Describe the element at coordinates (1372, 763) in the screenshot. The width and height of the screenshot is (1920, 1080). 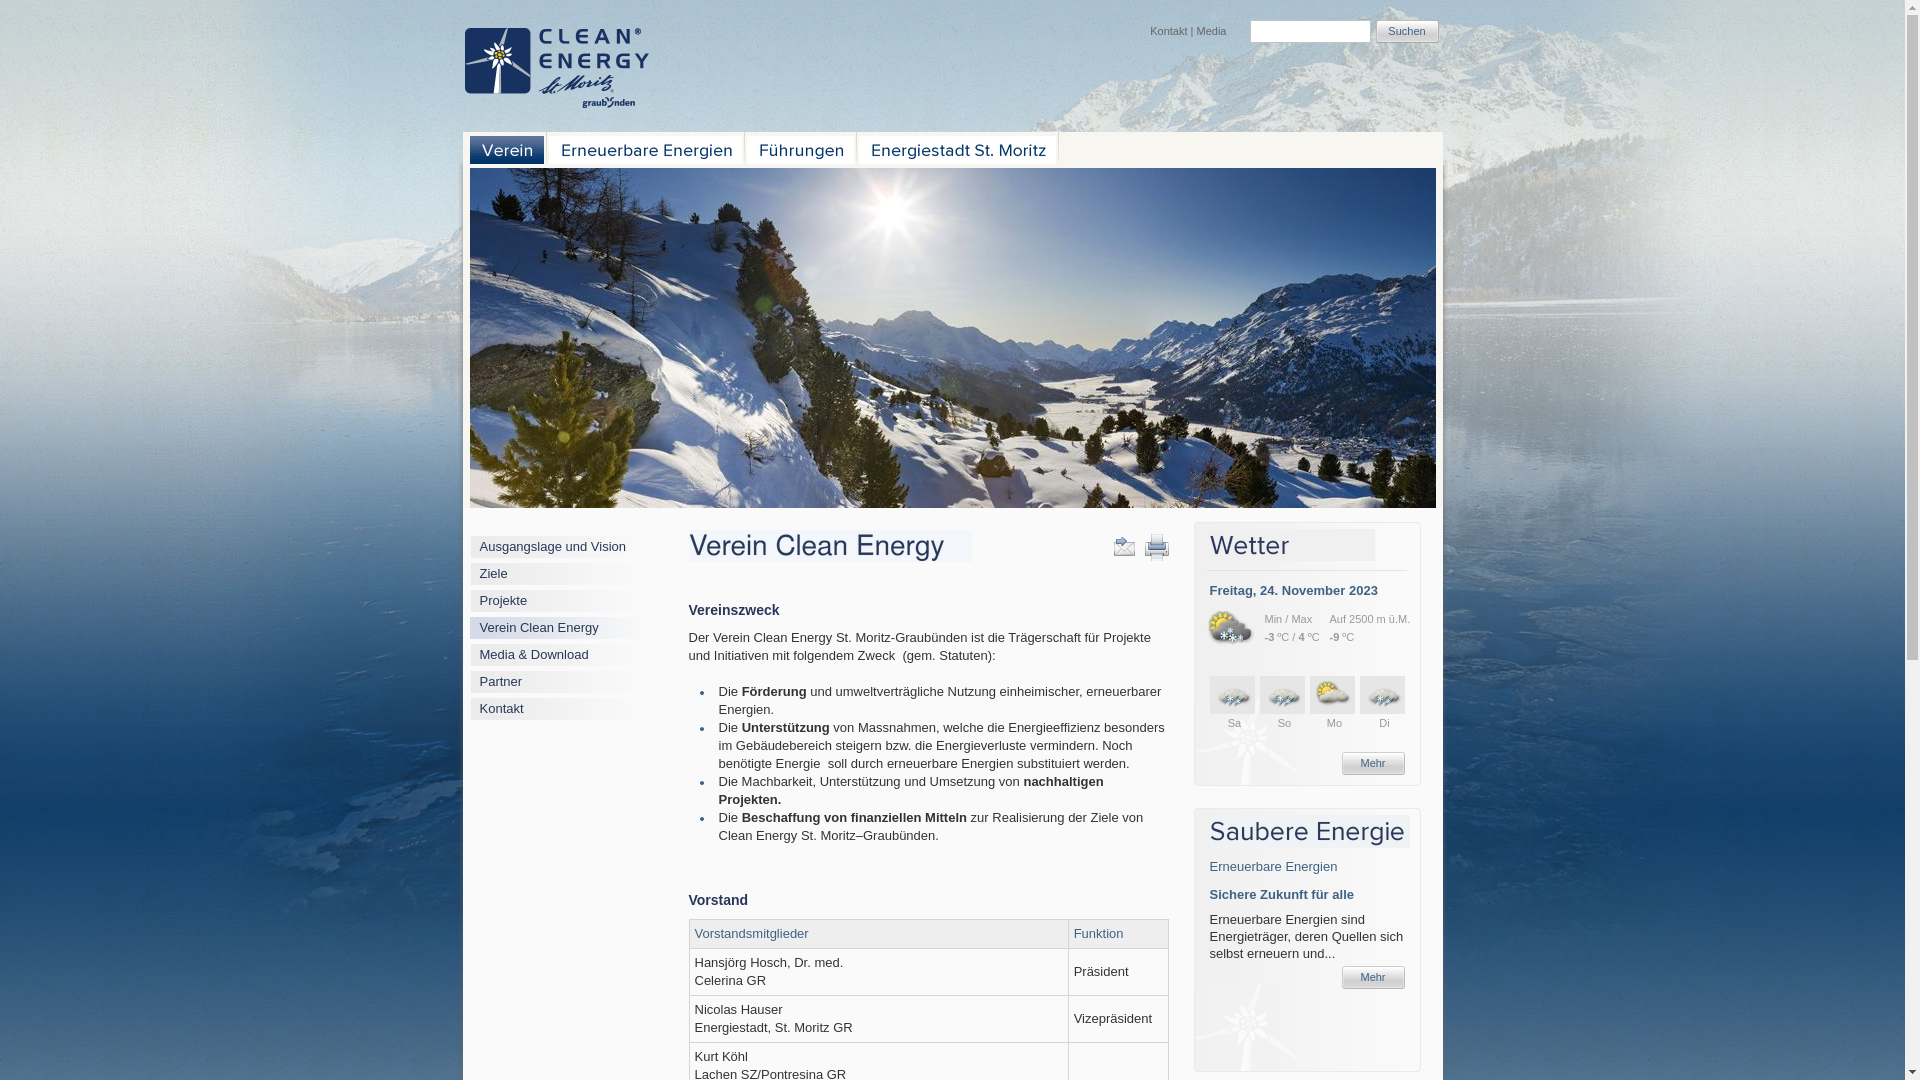
I see `'Mehr'` at that location.